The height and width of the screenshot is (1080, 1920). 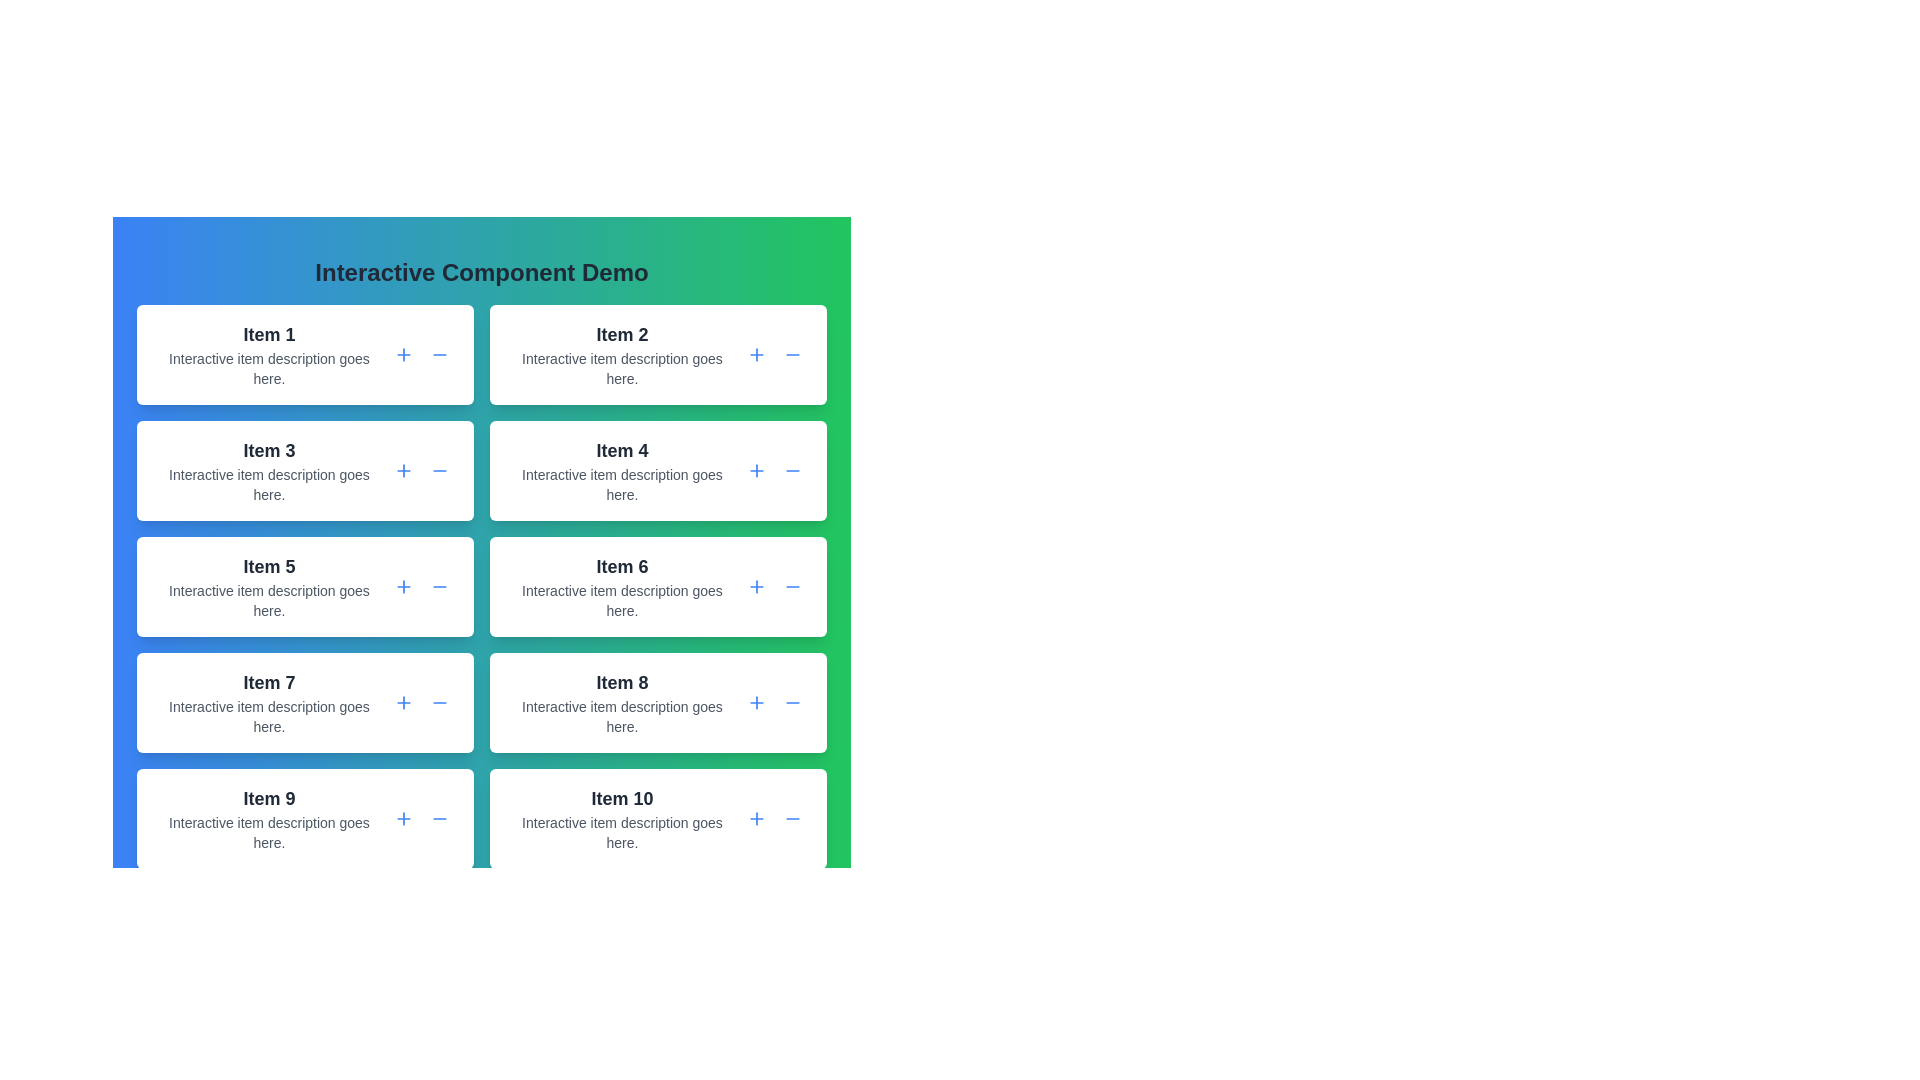 What do you see at coordinates (402, 818) in the screenshot?
I see `the interactive button located in the lower part of the ninth item in the leftmost column of the grid layout` at bounding box center [402, 818].